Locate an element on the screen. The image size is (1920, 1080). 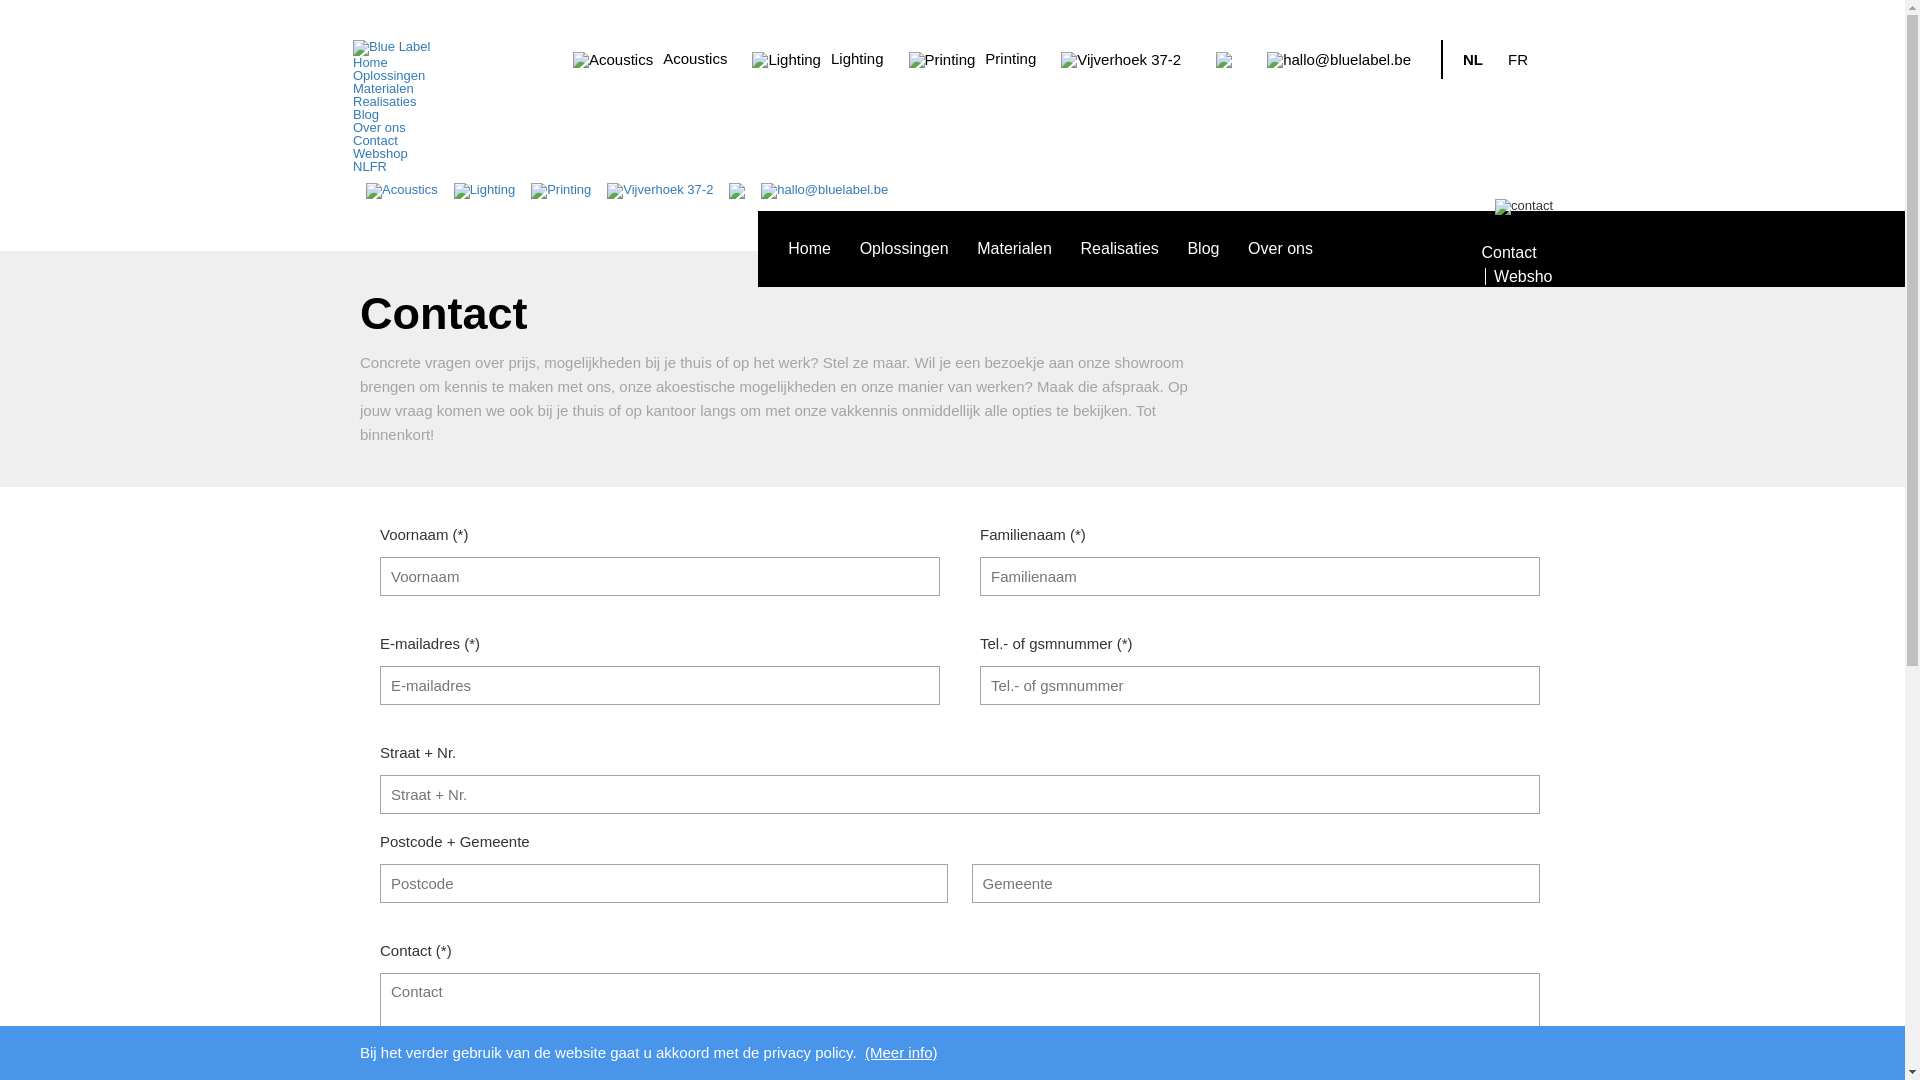
'Realisaties' is located at coordinates (1118, 247).